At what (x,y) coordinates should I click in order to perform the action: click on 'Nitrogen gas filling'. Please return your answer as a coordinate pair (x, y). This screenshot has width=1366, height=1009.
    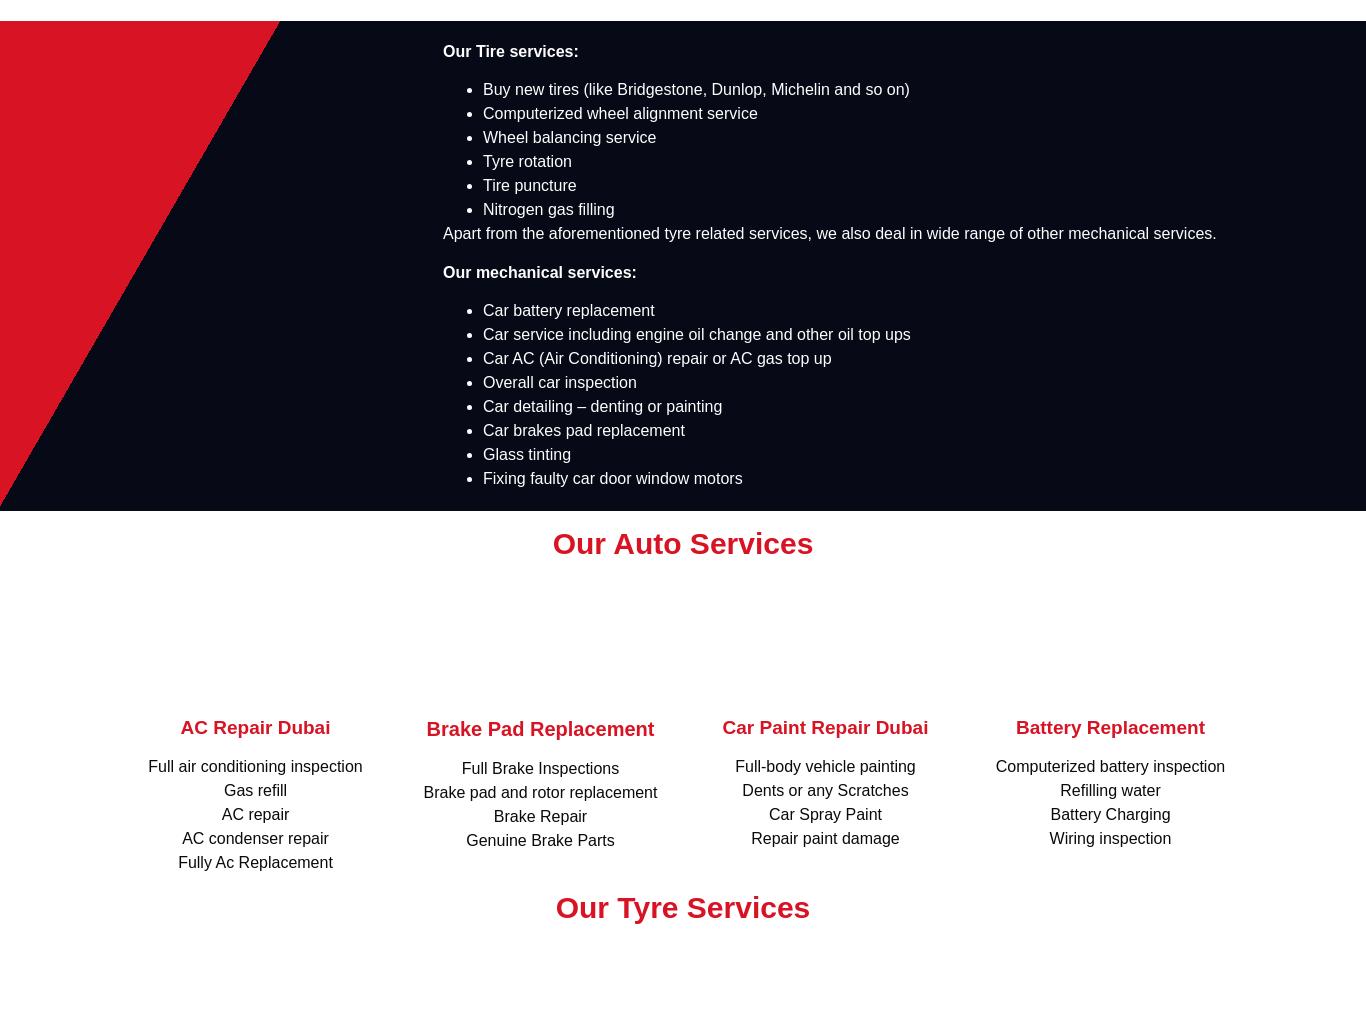
    Looking at the image, I should click on (548, 208).